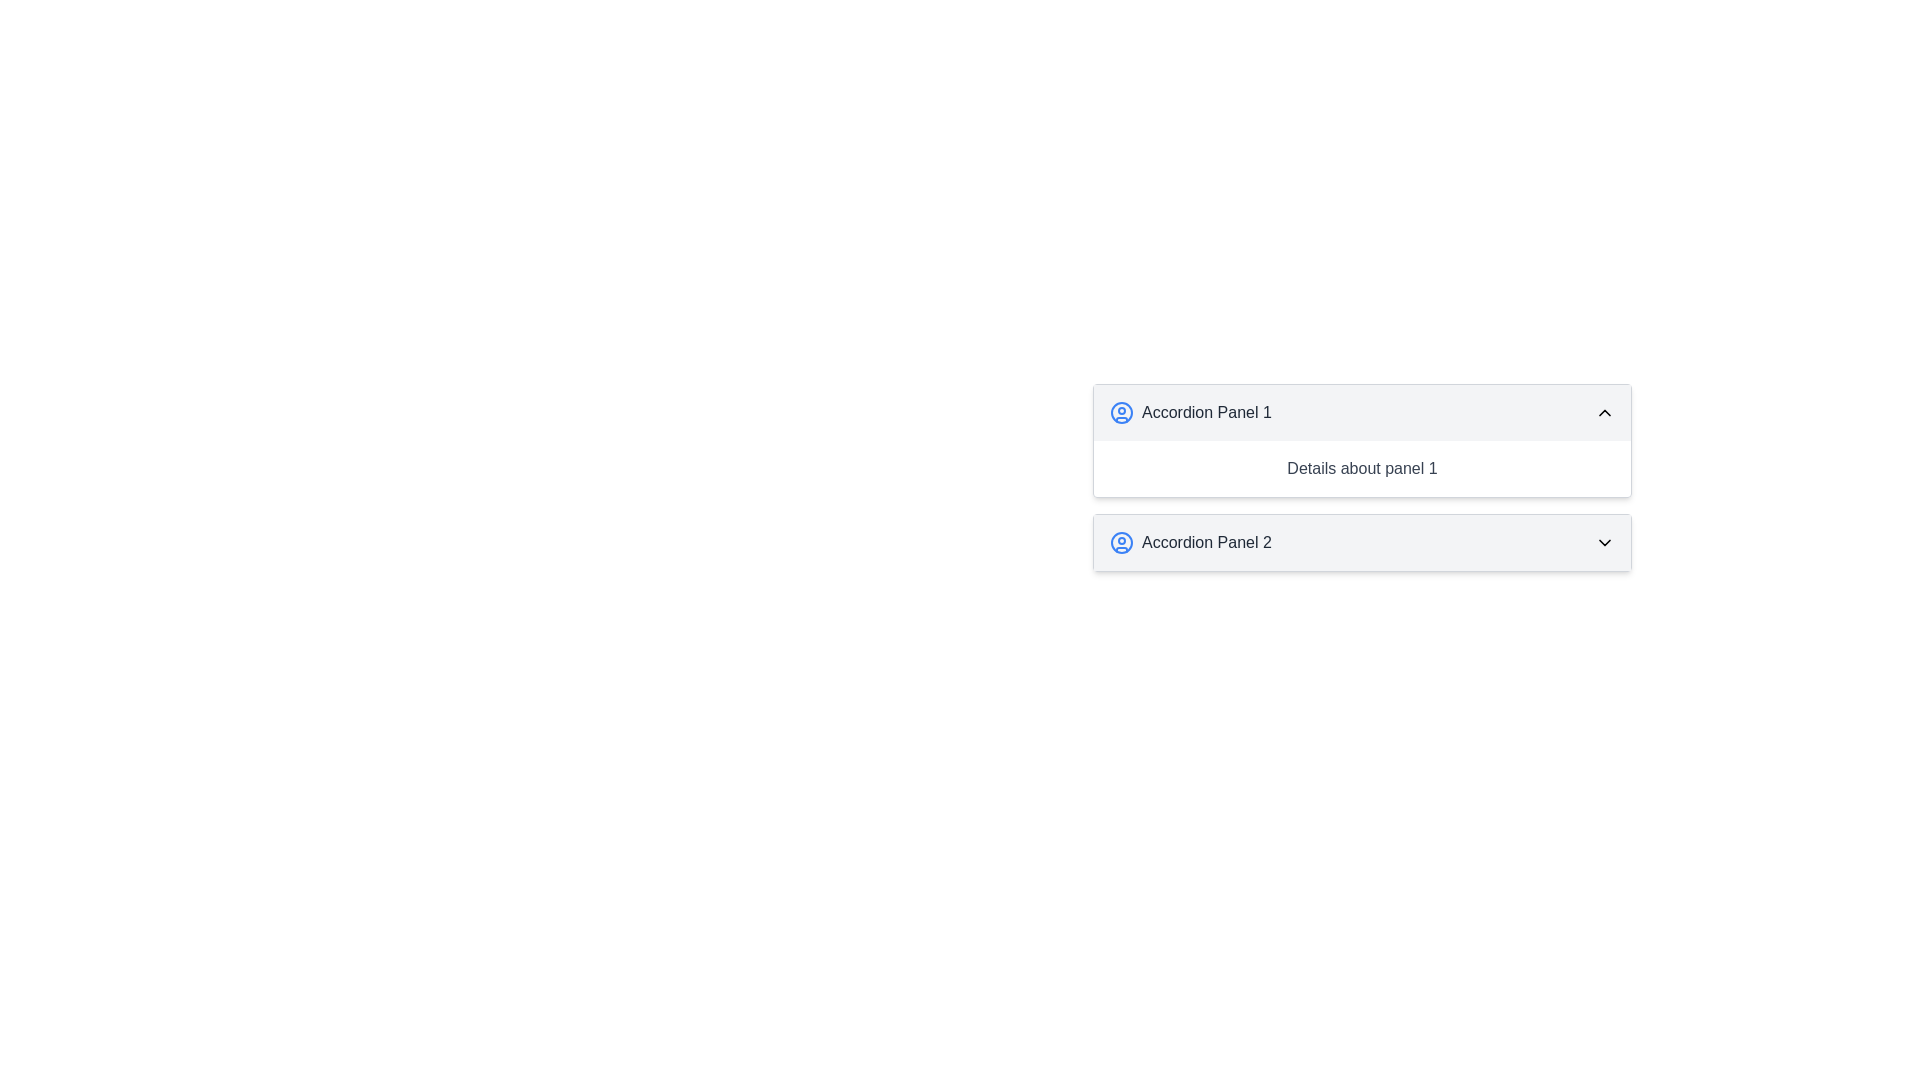 The height and width of the screenshot is (1080, 1920). What do you see at coordinates (1361, 469) in the screenshot?
I see `the text block displaying 'Details about panel 1' located within the first accordion panel beneath the header labeled 'Accordion Panel 1'` at bounding box center [1361, 469].